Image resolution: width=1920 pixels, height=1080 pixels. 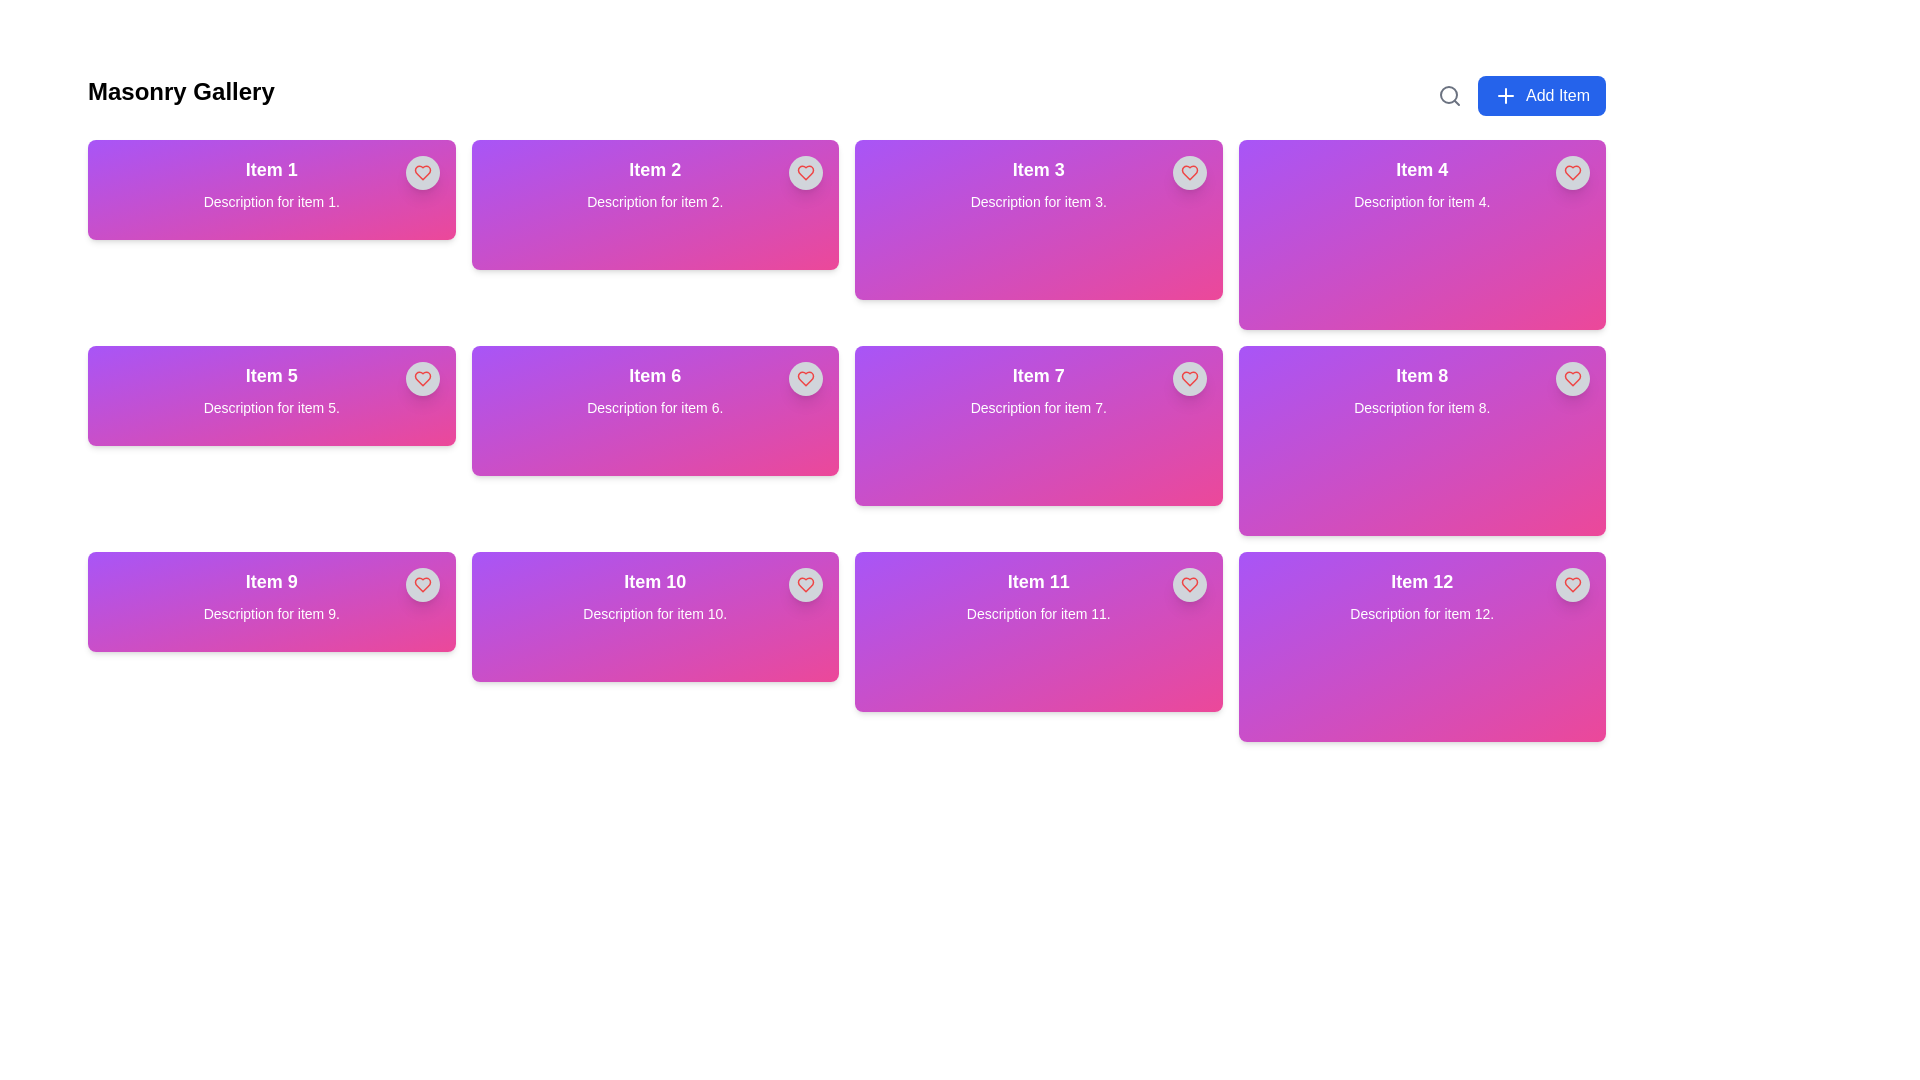 I want to click on the text label providing additional information about 'Item 3' located in the middle part of the third card in the grid of items, so click(x=1038, y=201).